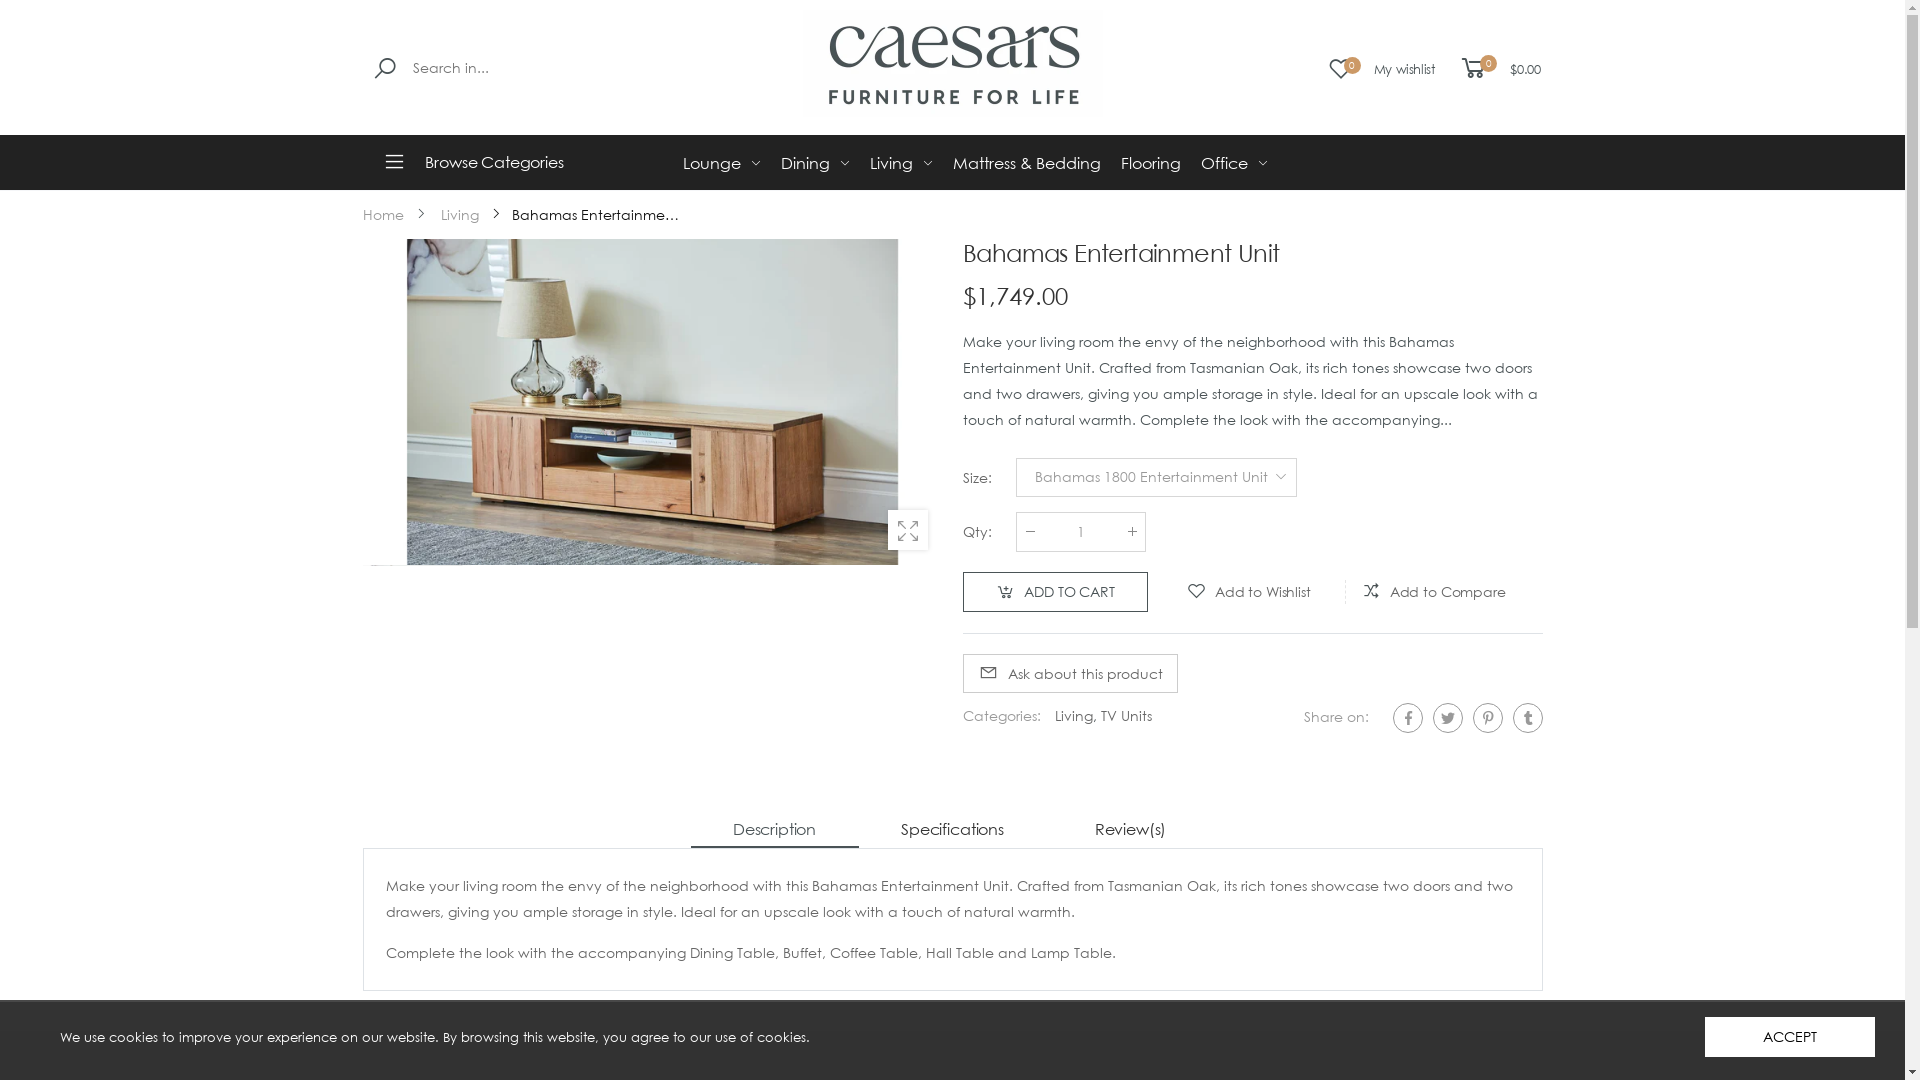 The height and width of the screenshot is (1080, 1920). What do you see at coordinates (950, 830) in the screenshot?
I see `'Specifications'` at bounding box center [950, 830].